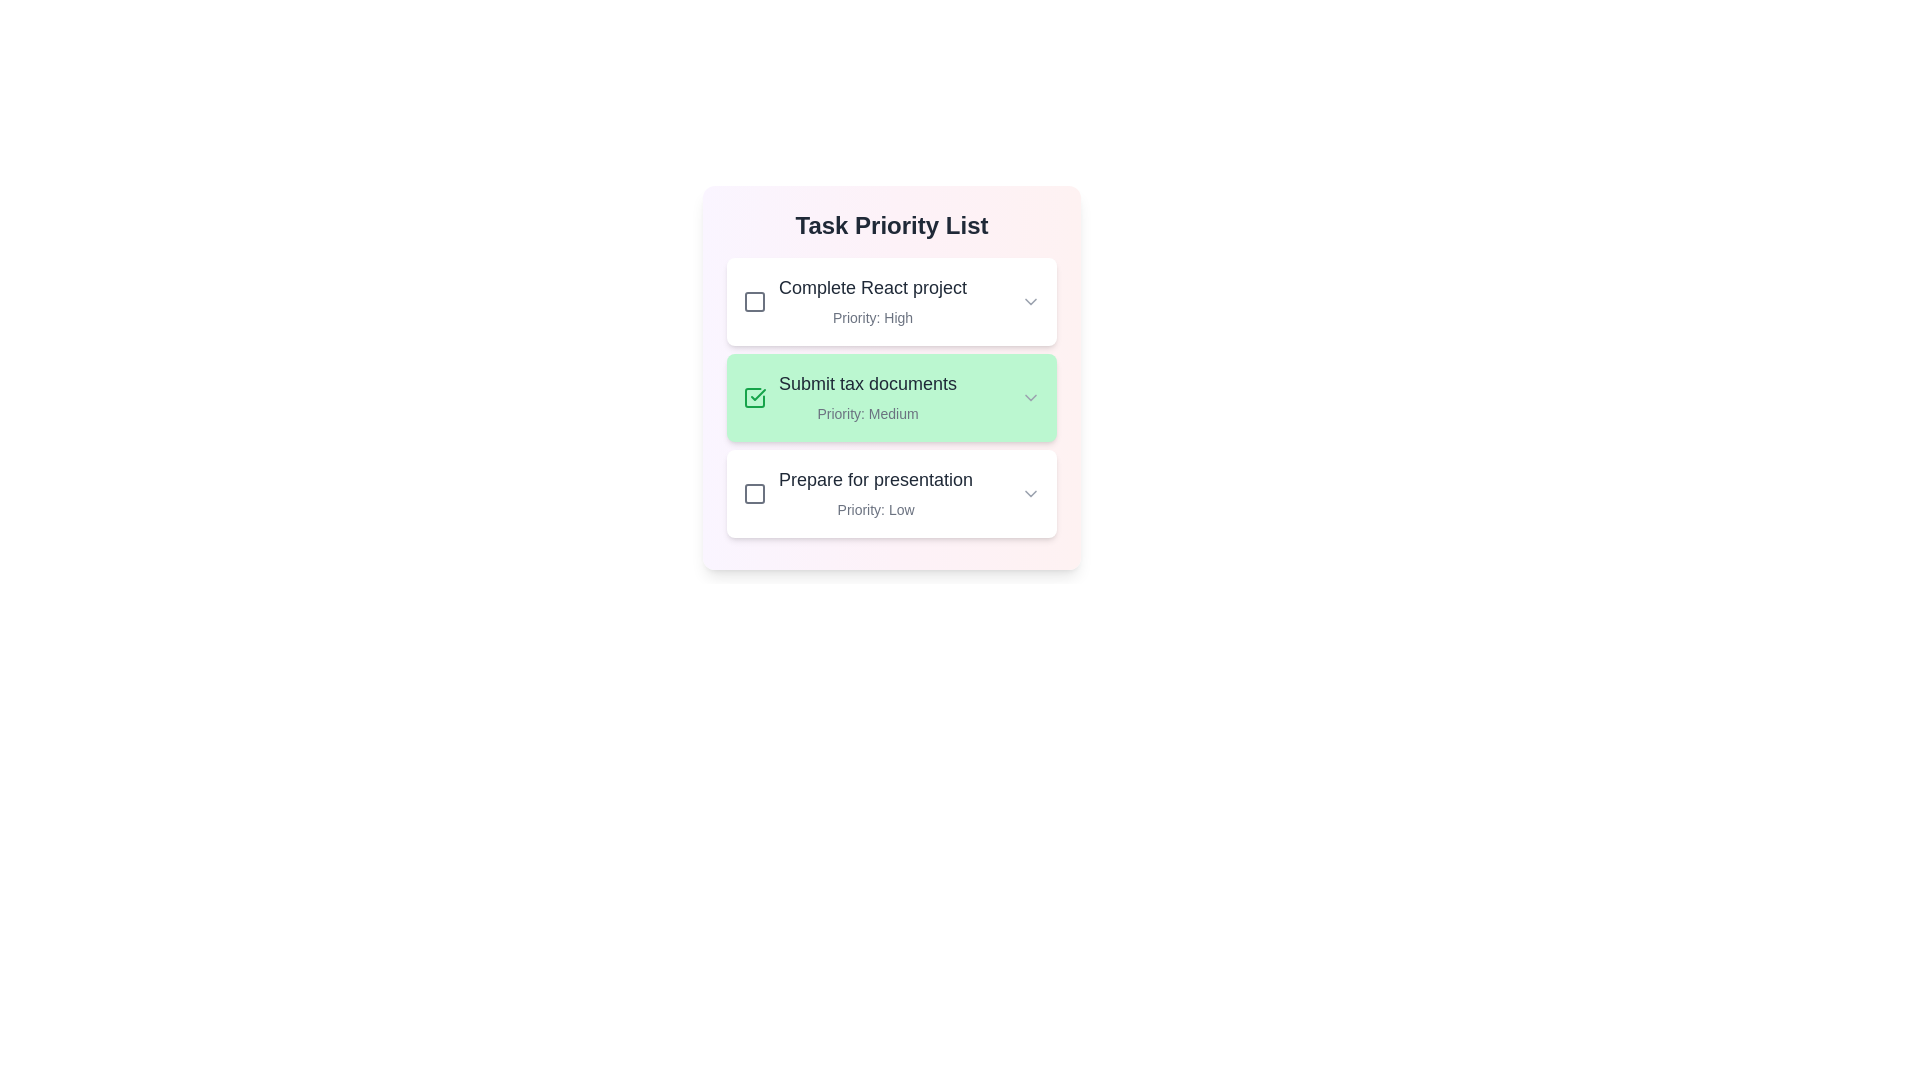  I want to click on the task with the title Submit tax documents, so click(891, 397).